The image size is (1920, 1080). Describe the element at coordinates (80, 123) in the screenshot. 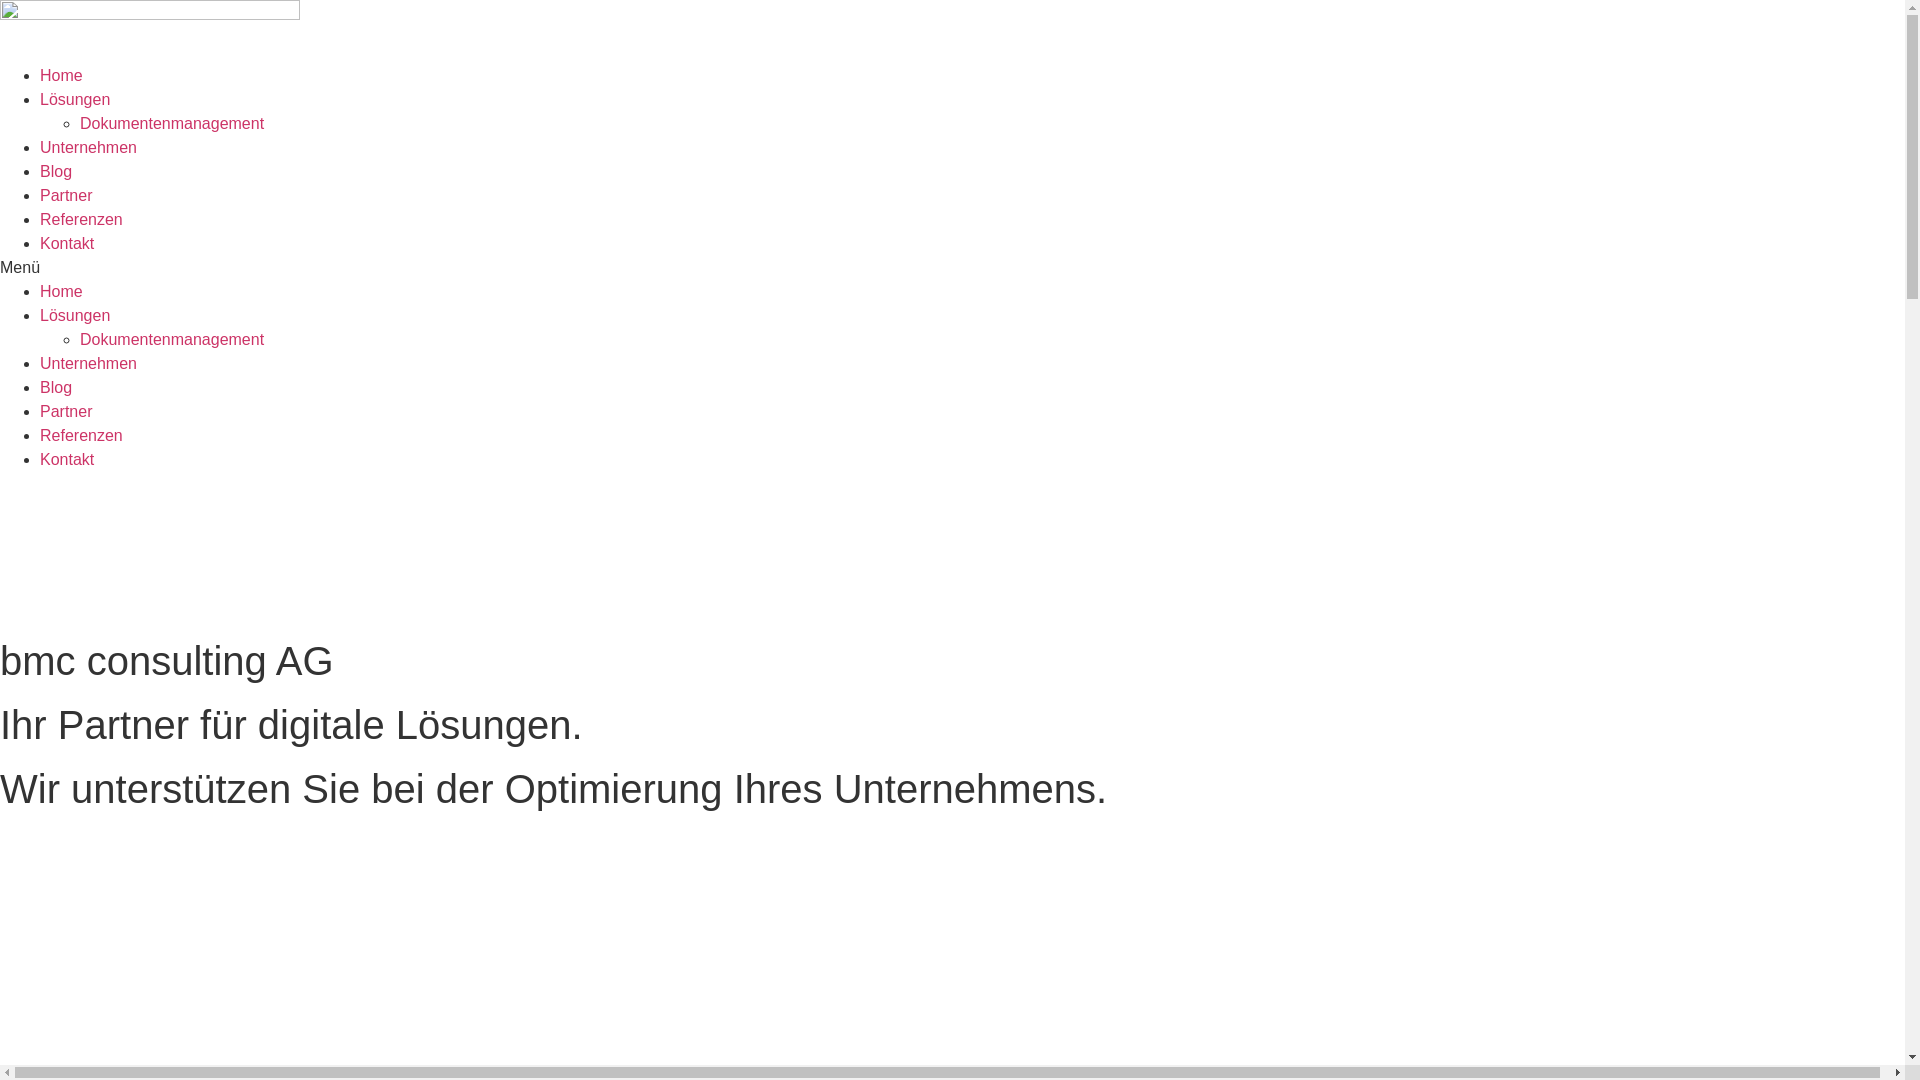

I see `'Dokumentenmanagement'` at that location.